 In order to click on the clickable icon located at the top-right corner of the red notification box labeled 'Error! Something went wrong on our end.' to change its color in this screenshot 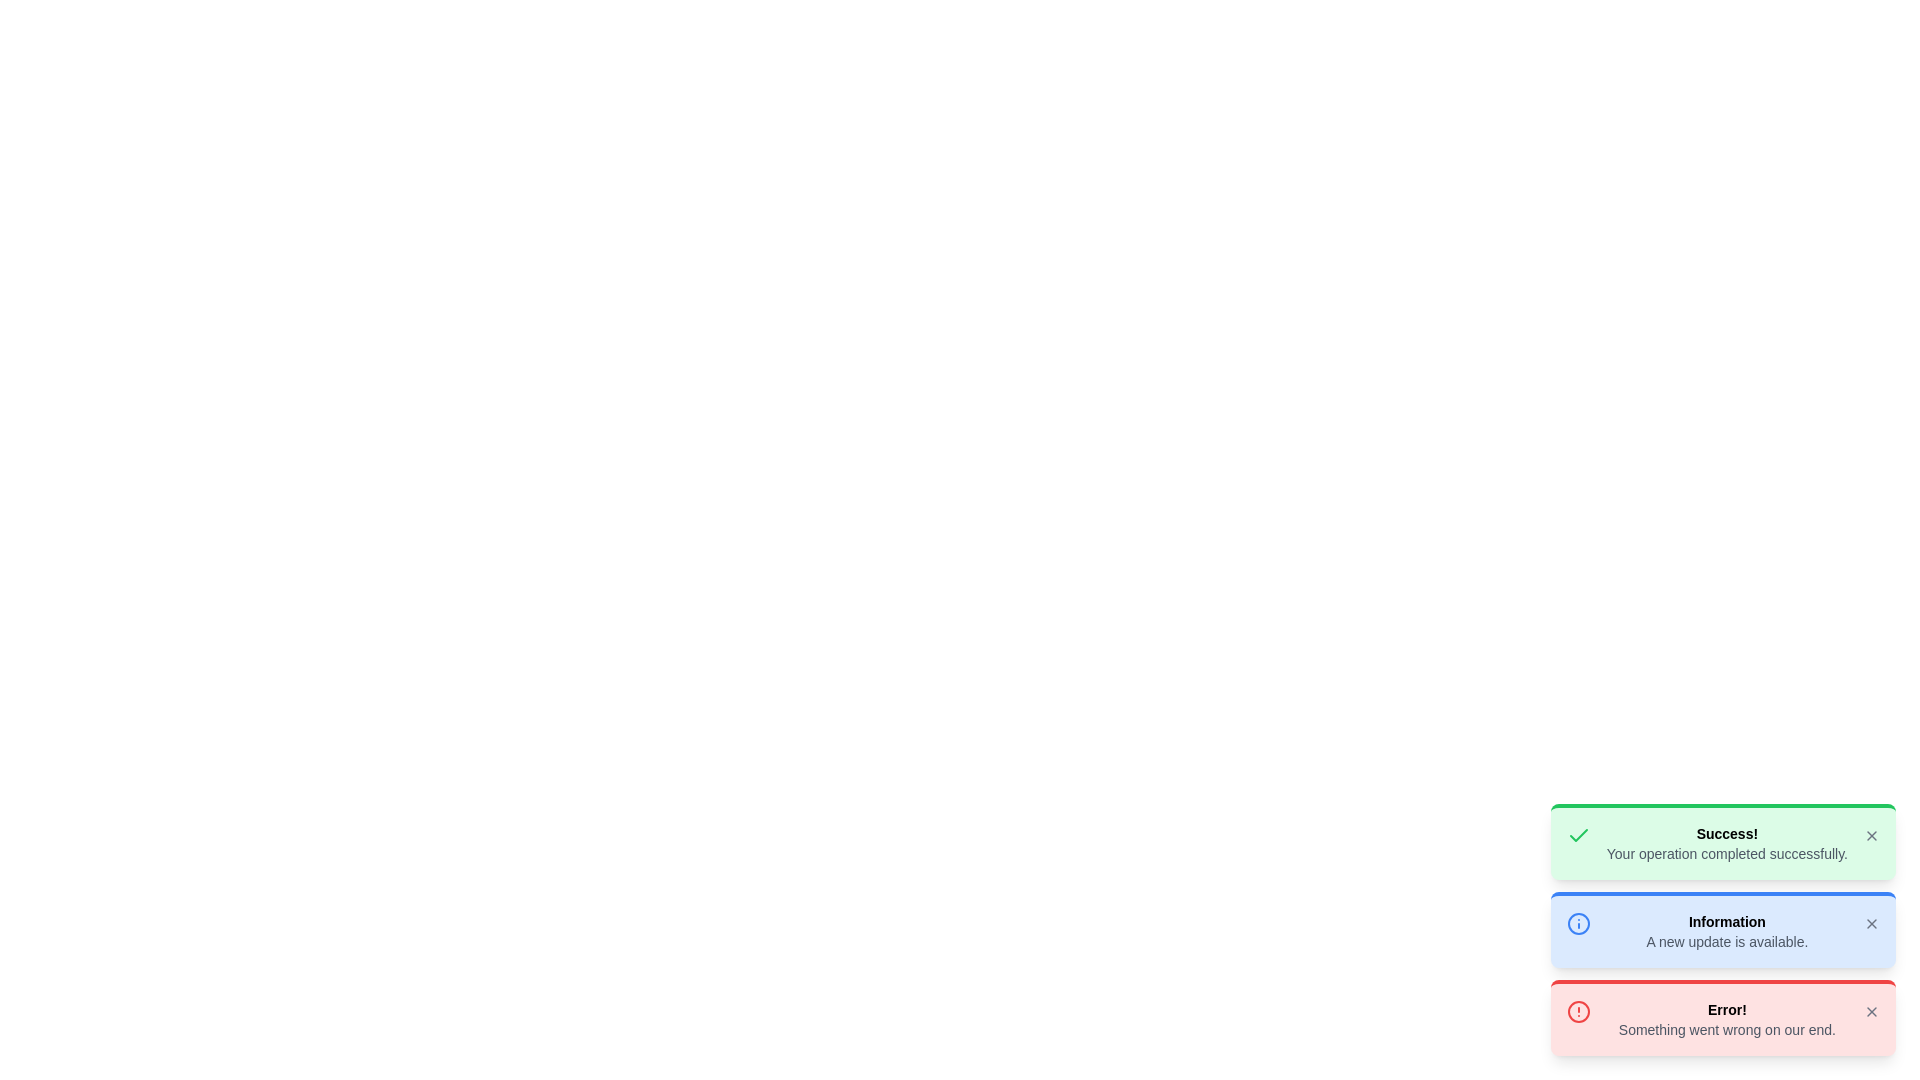, I will do `click(1871, 1011)`.